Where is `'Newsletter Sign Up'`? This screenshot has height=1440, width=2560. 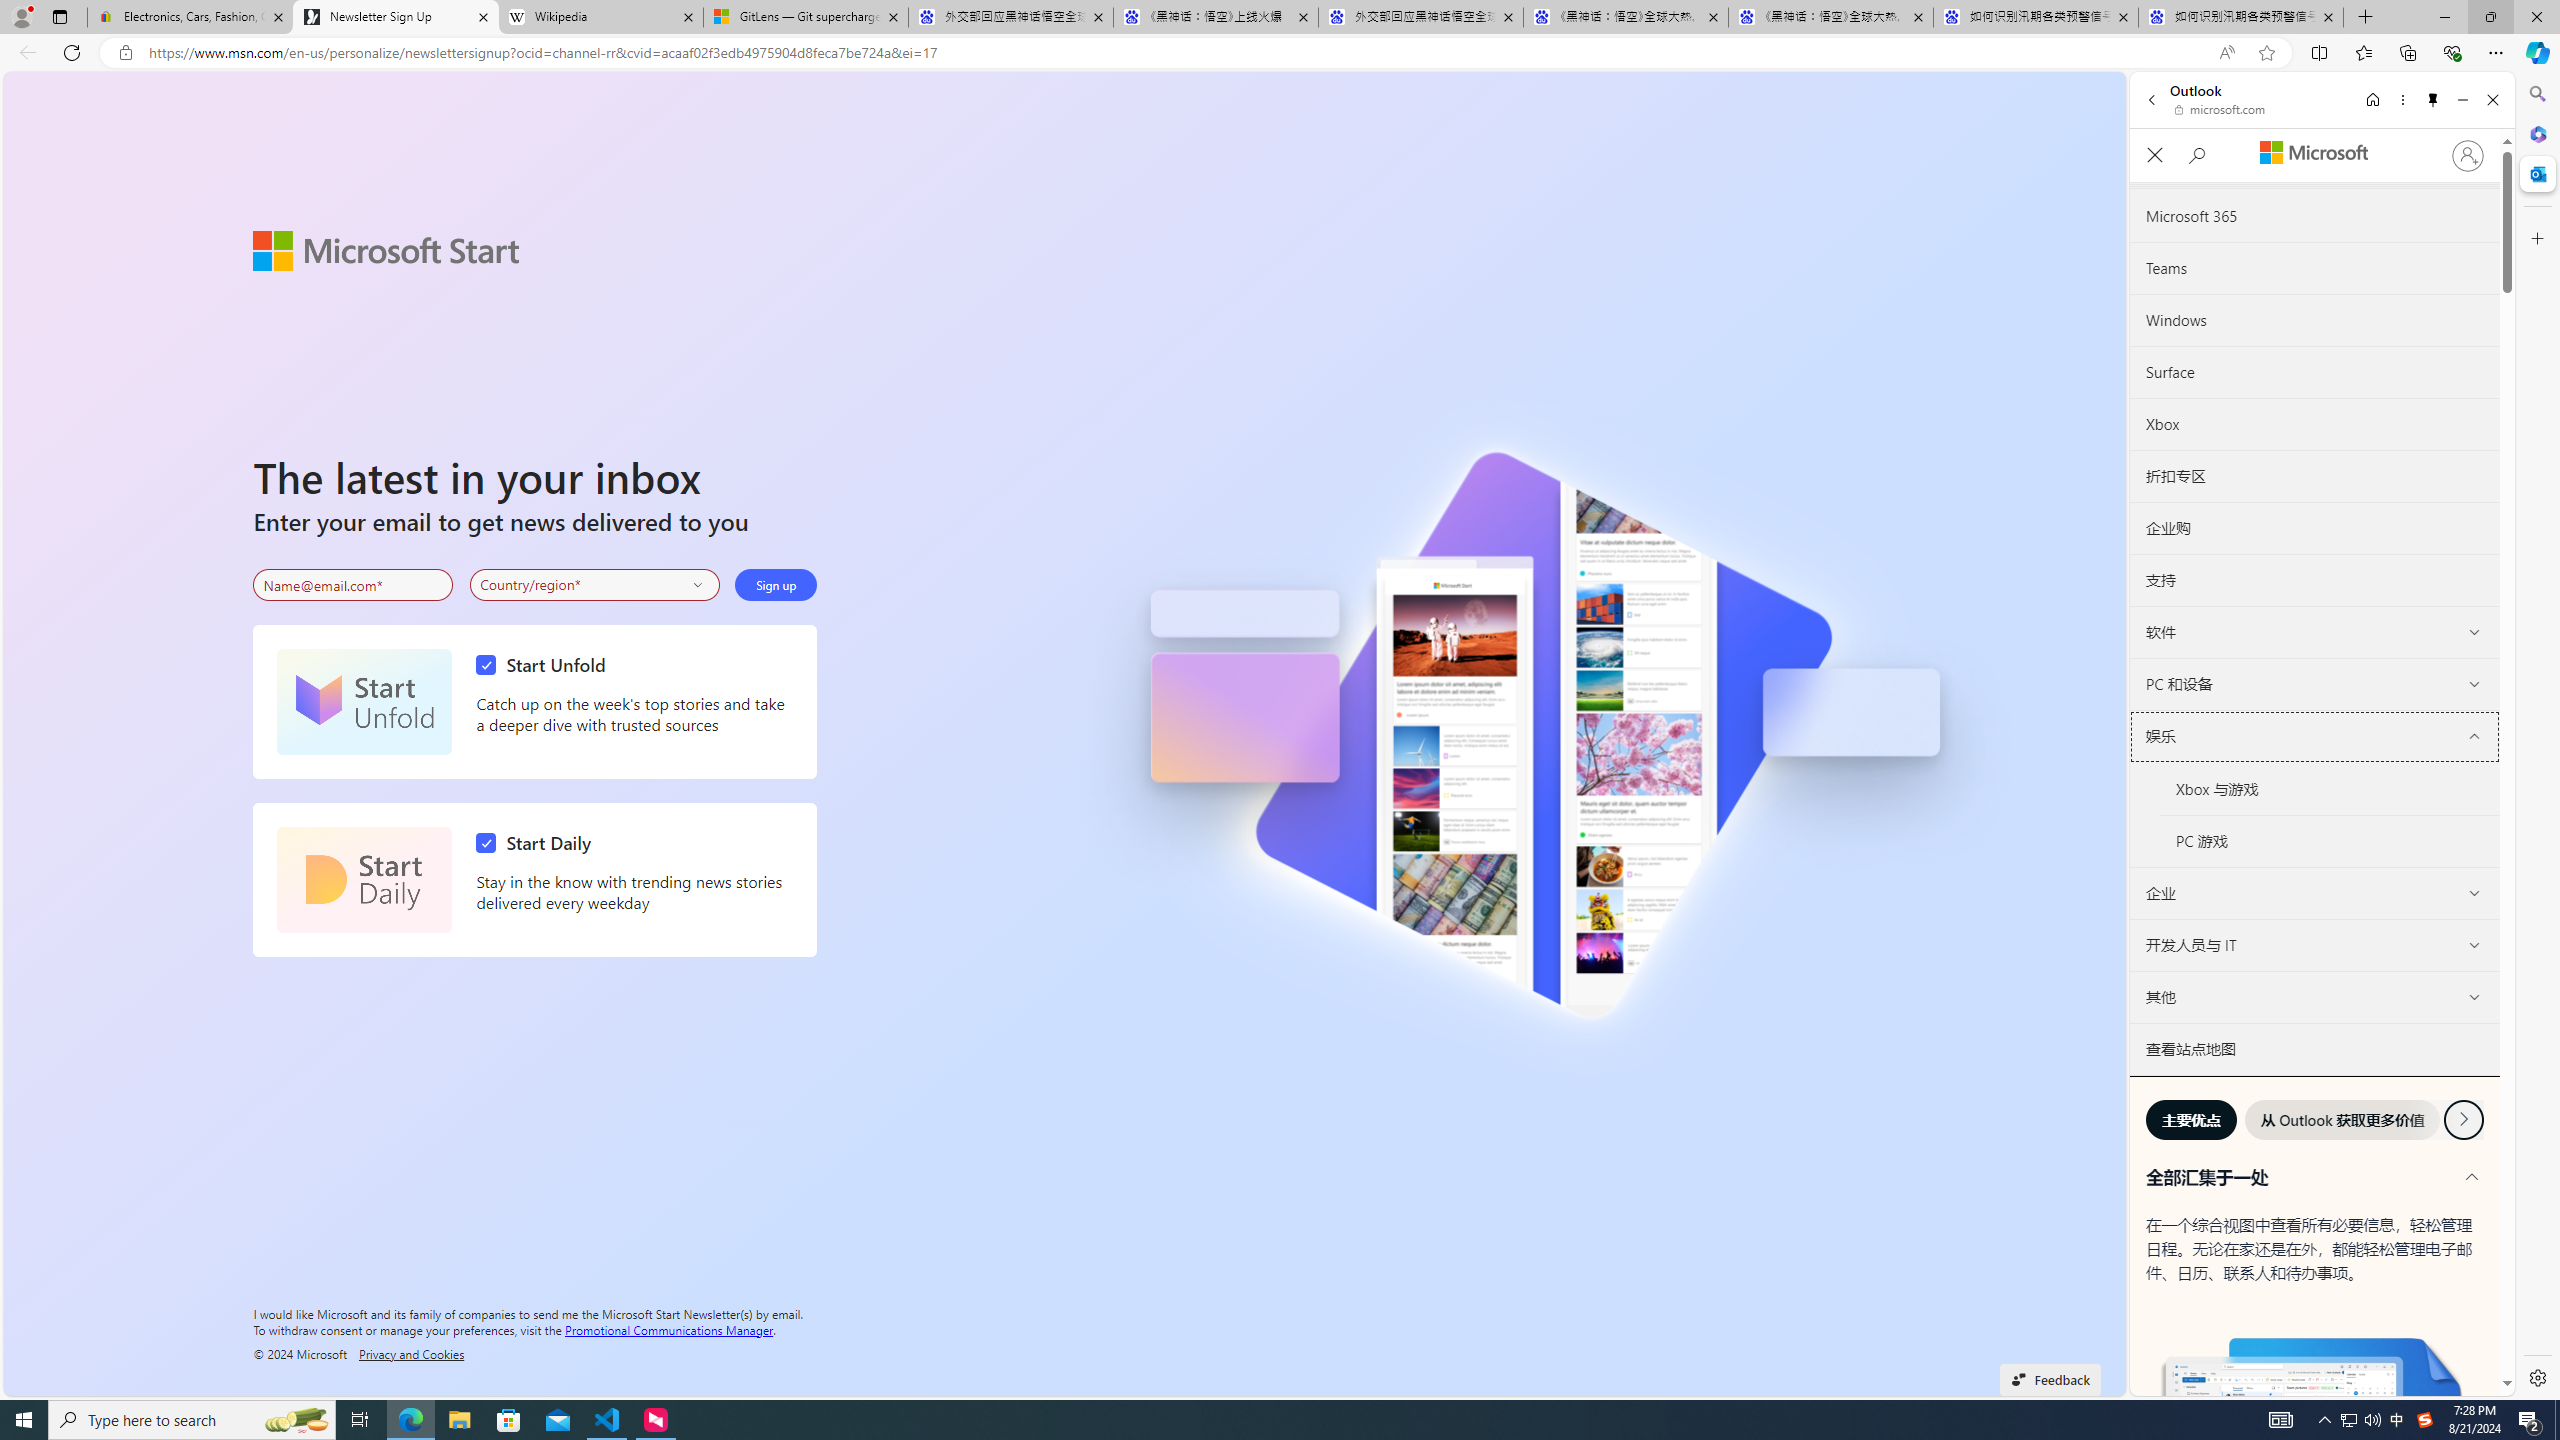
'Newsletter Sign Up' is located at coordinates (395, 16).